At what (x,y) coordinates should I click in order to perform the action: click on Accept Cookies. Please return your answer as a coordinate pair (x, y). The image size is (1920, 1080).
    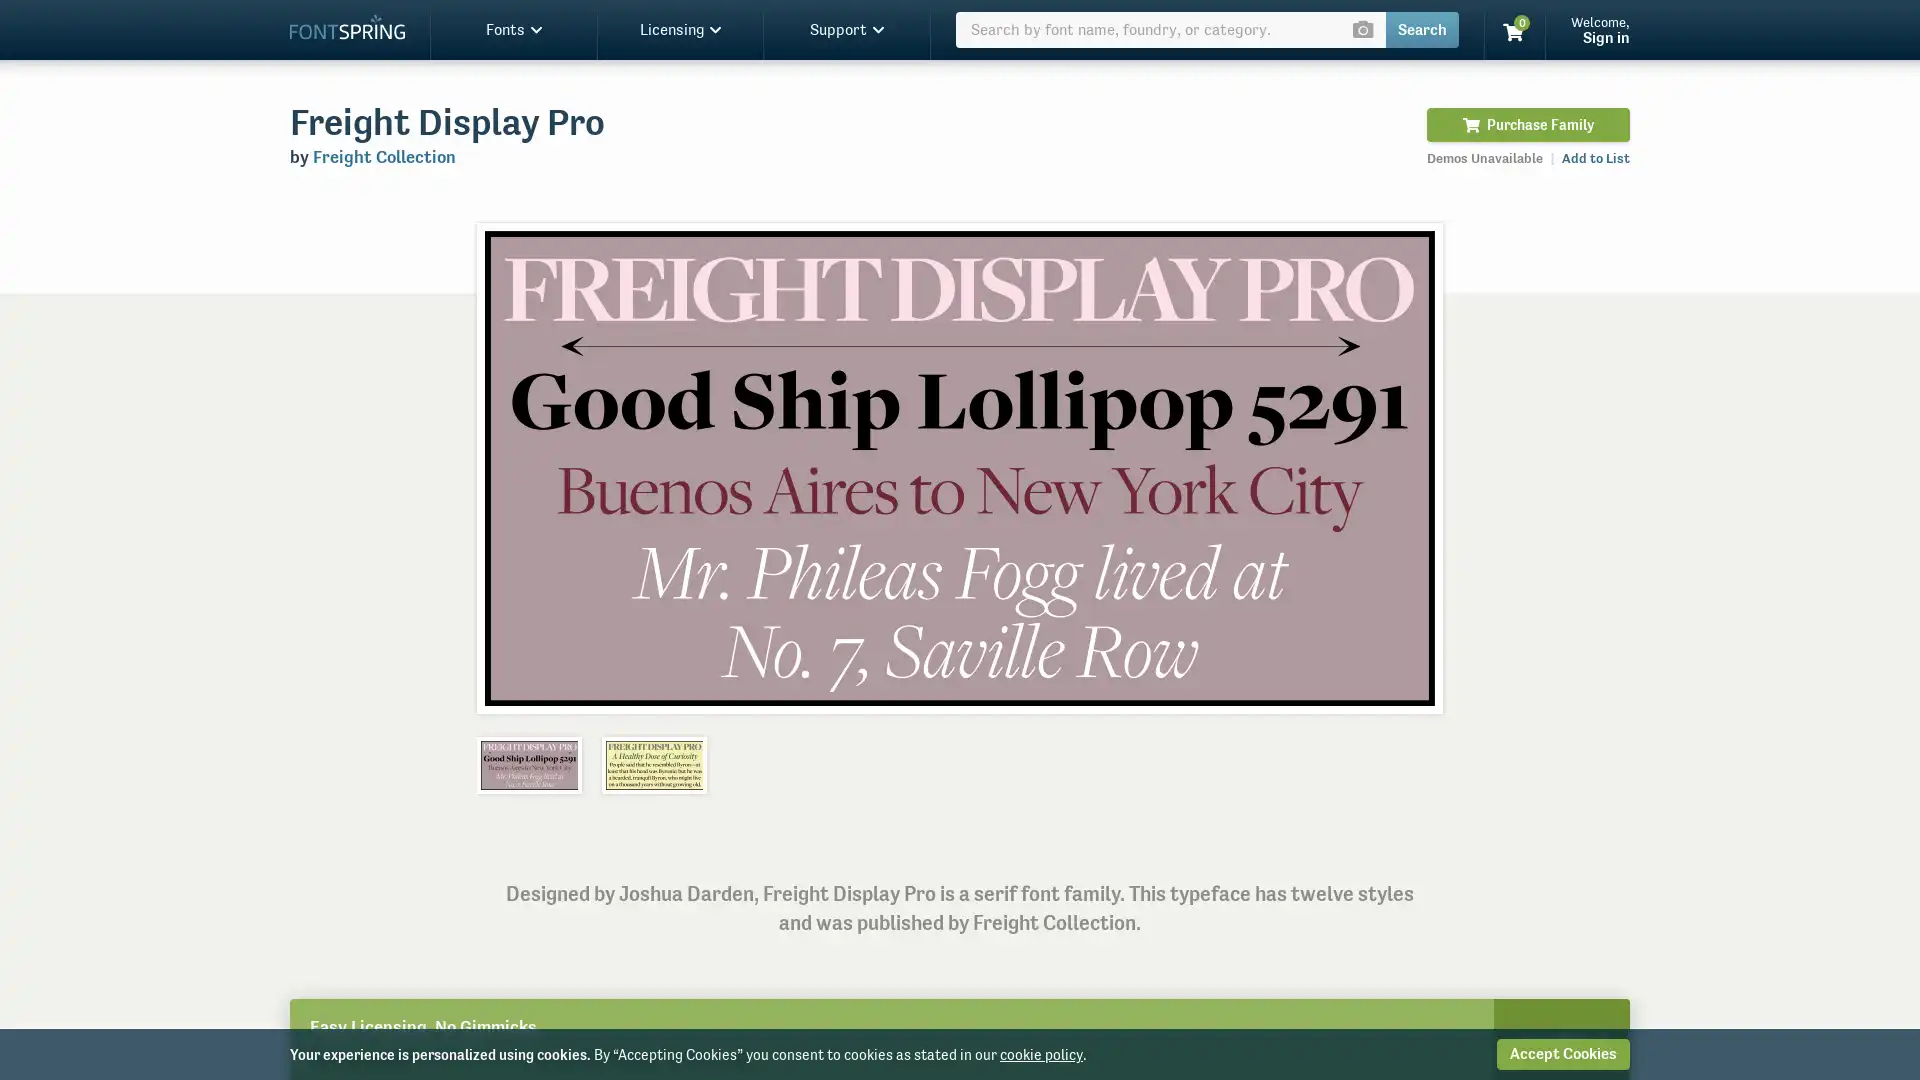
    Looking at the image, I should click on (1562, 1053).